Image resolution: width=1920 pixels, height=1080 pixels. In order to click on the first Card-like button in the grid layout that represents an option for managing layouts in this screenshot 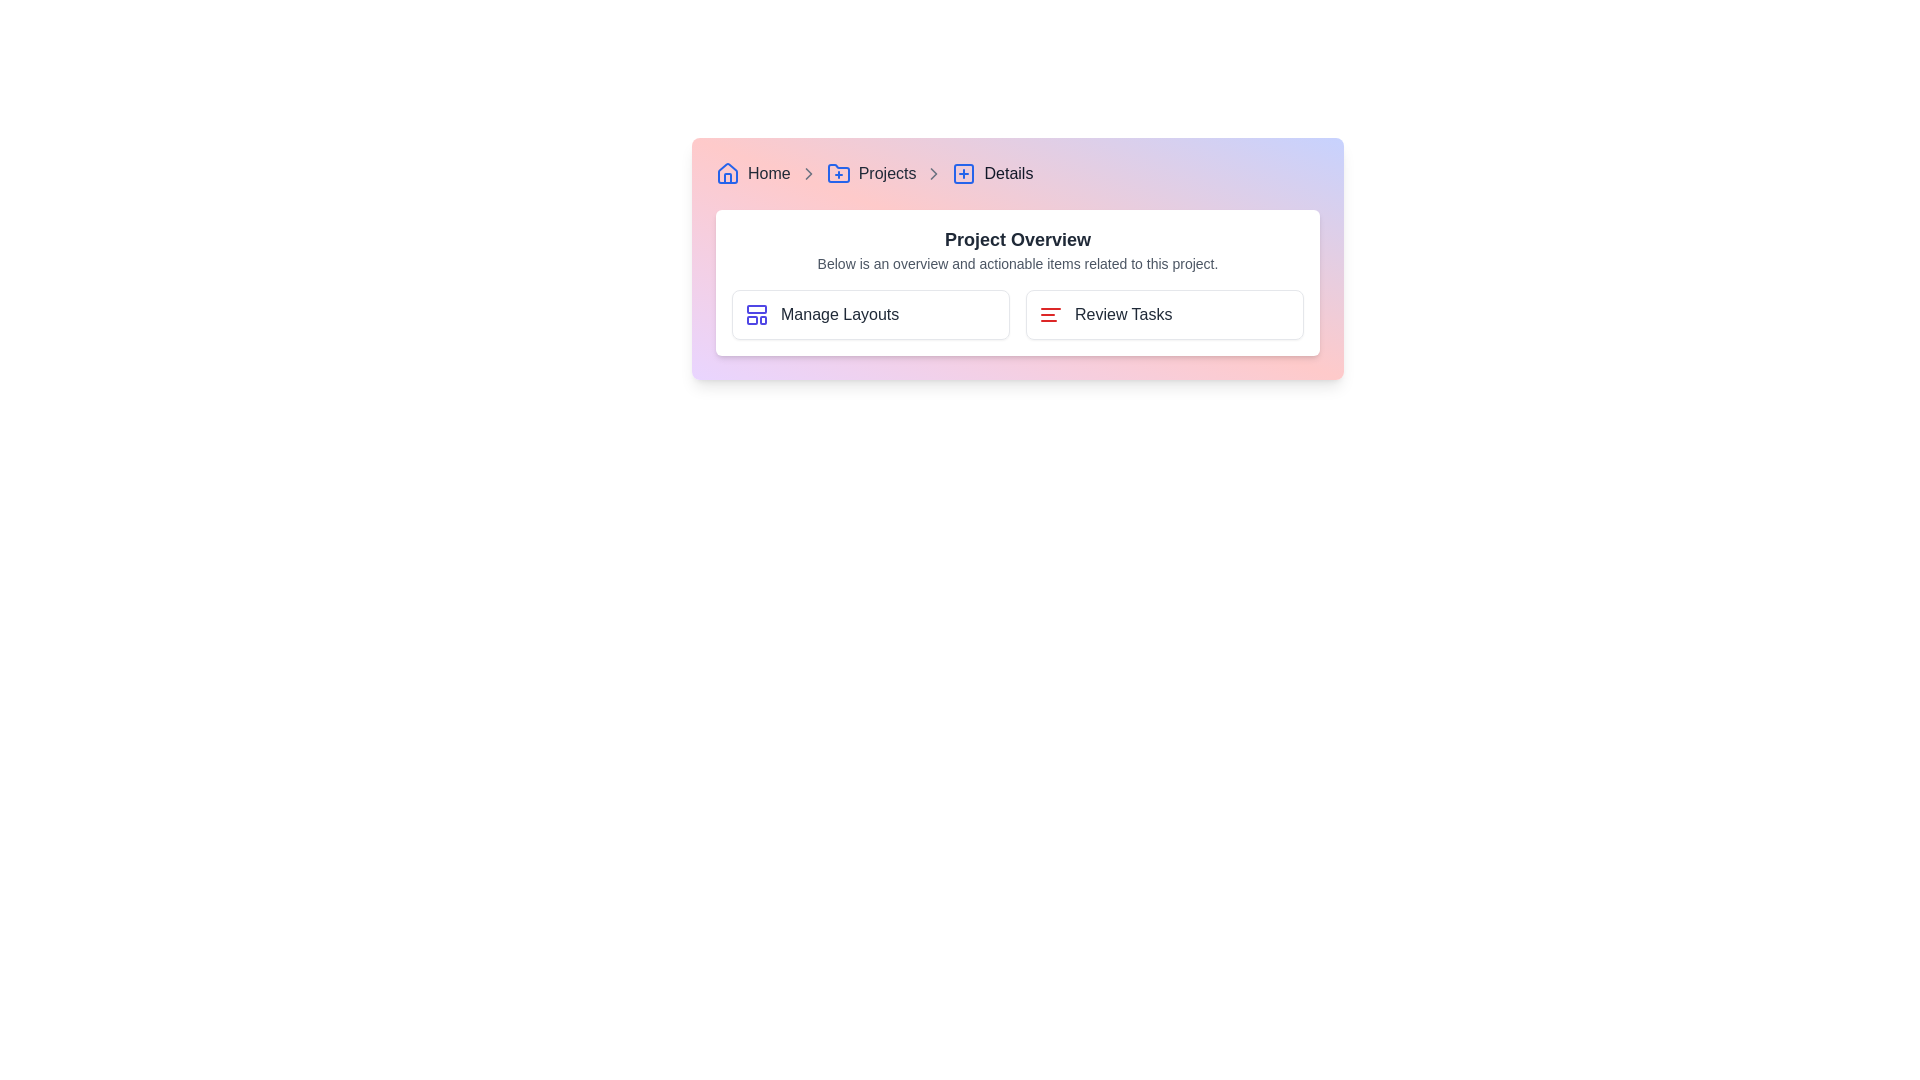, I will do `click(870, 315)`.